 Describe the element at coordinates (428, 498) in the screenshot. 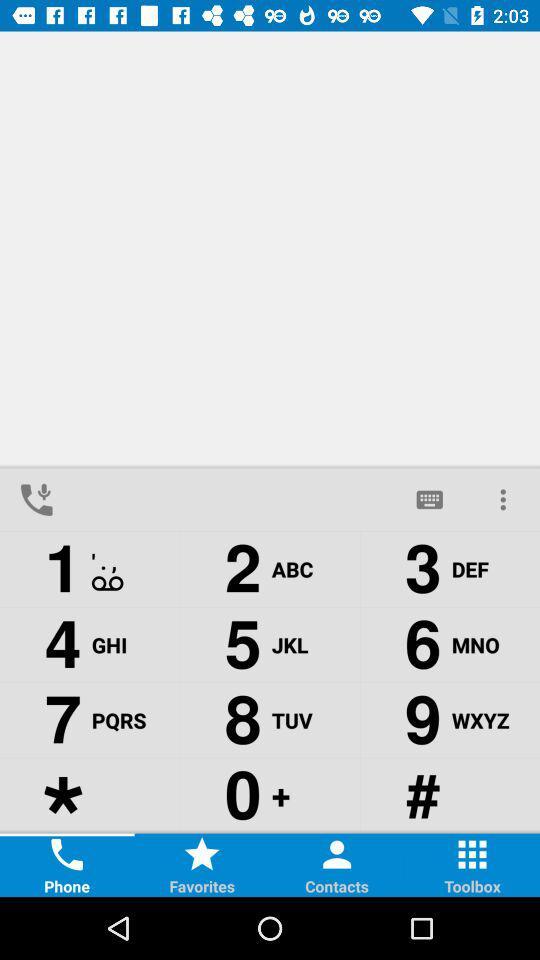

I see `the chat icon` at that location.